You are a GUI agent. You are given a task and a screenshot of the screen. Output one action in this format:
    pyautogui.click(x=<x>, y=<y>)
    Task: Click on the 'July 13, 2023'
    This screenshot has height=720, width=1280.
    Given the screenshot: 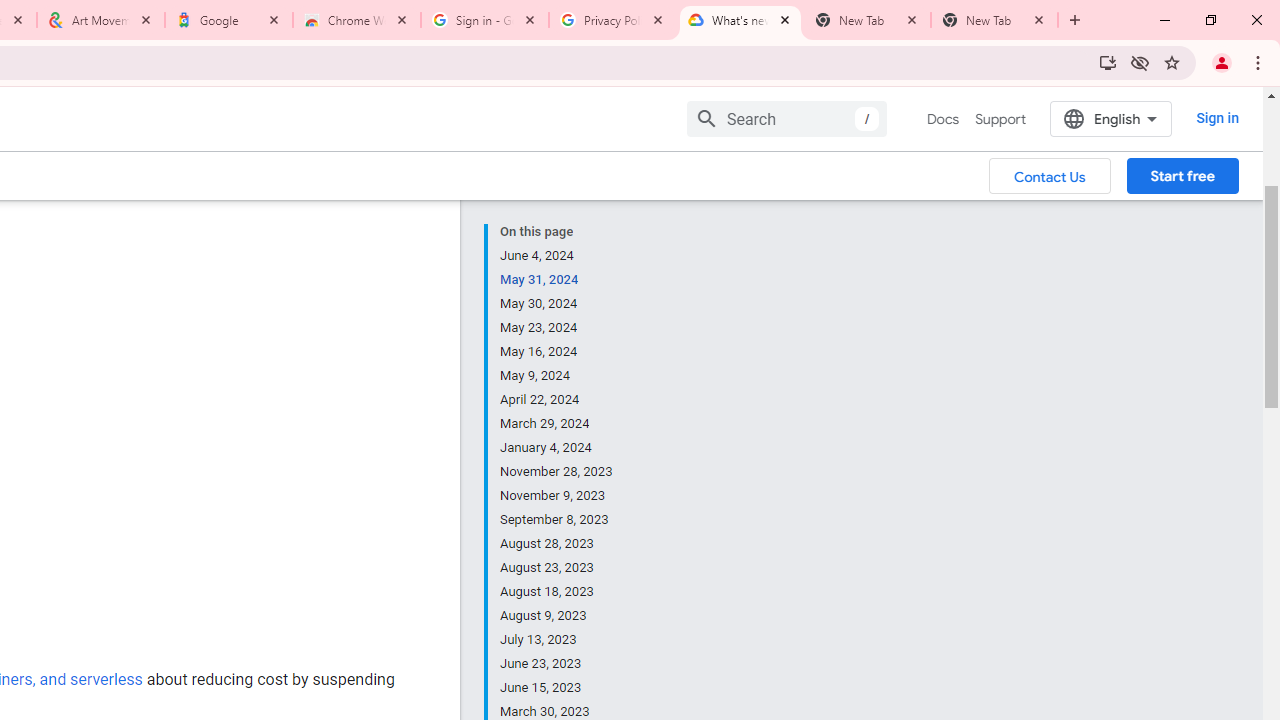 What is the action you would take?
    pyautogui.click(x=557, y=640)
    